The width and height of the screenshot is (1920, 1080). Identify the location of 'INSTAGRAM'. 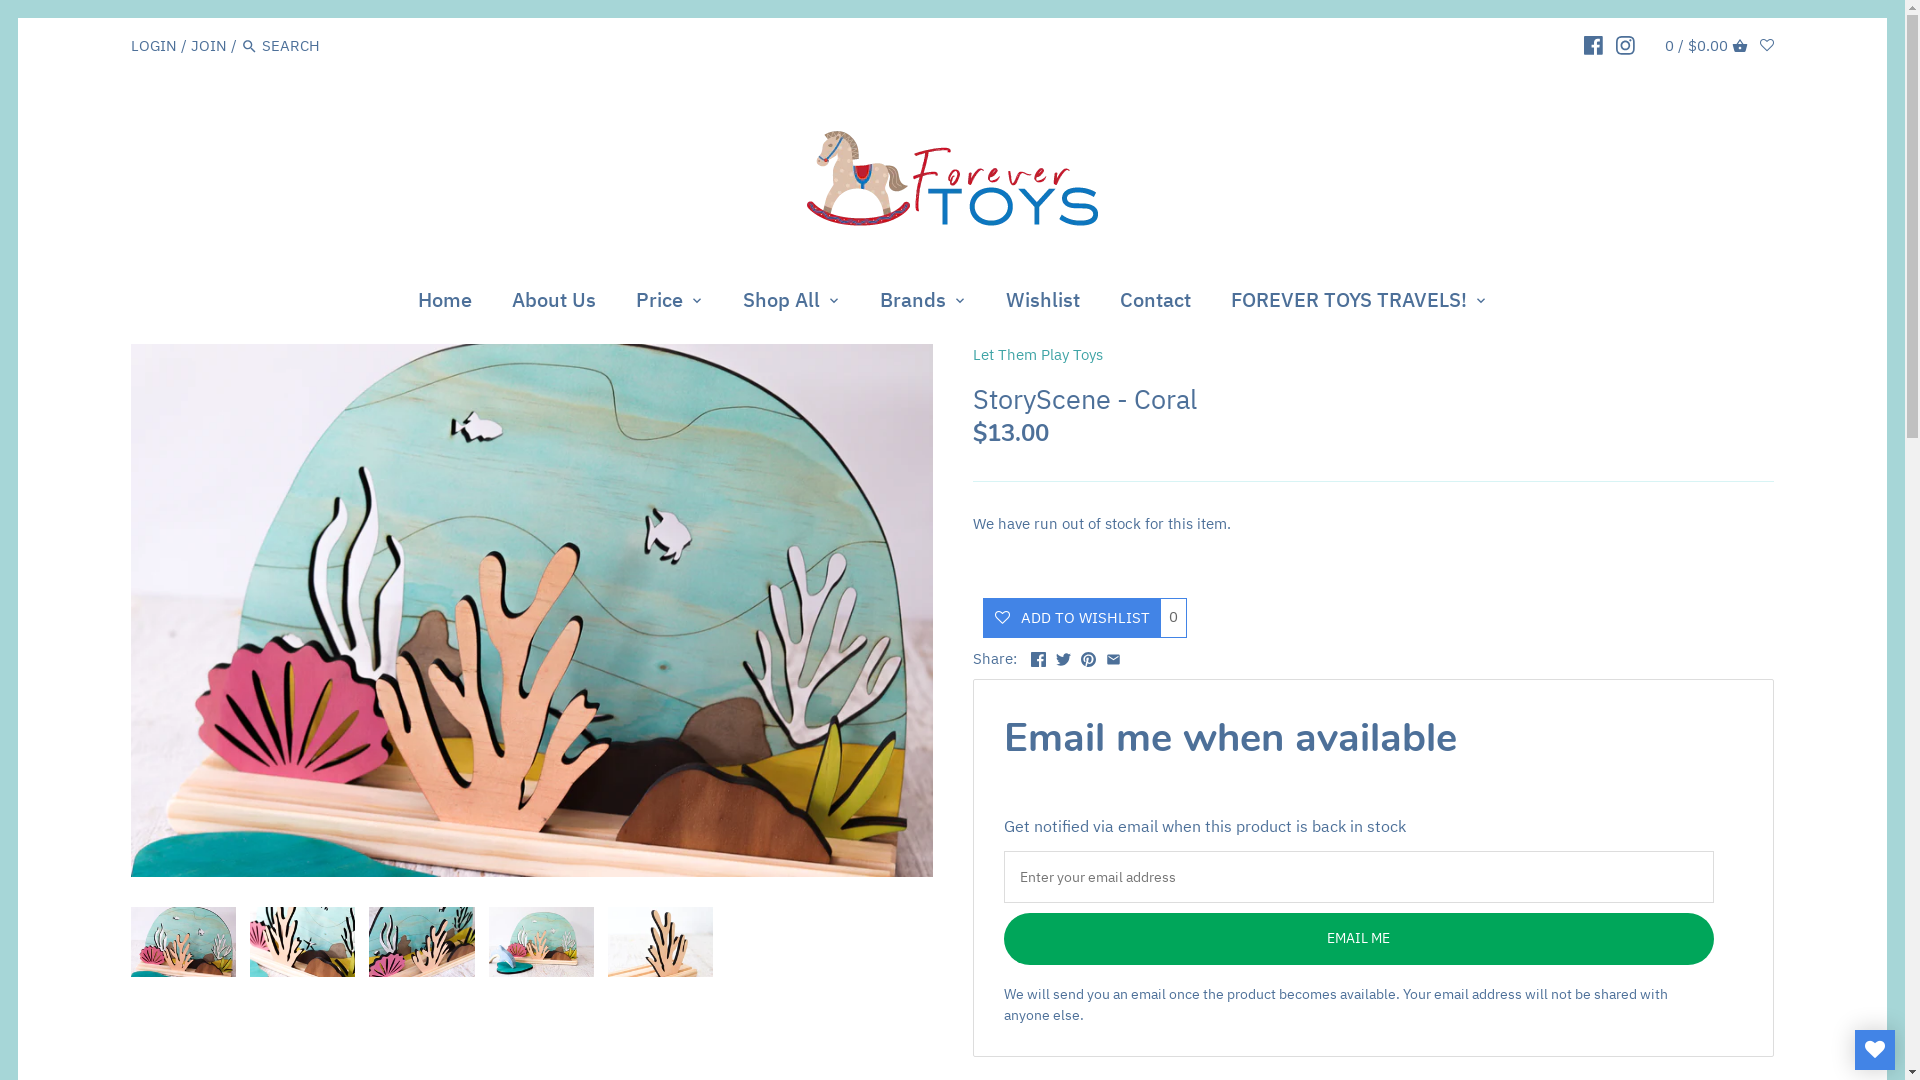
(1625, 45).